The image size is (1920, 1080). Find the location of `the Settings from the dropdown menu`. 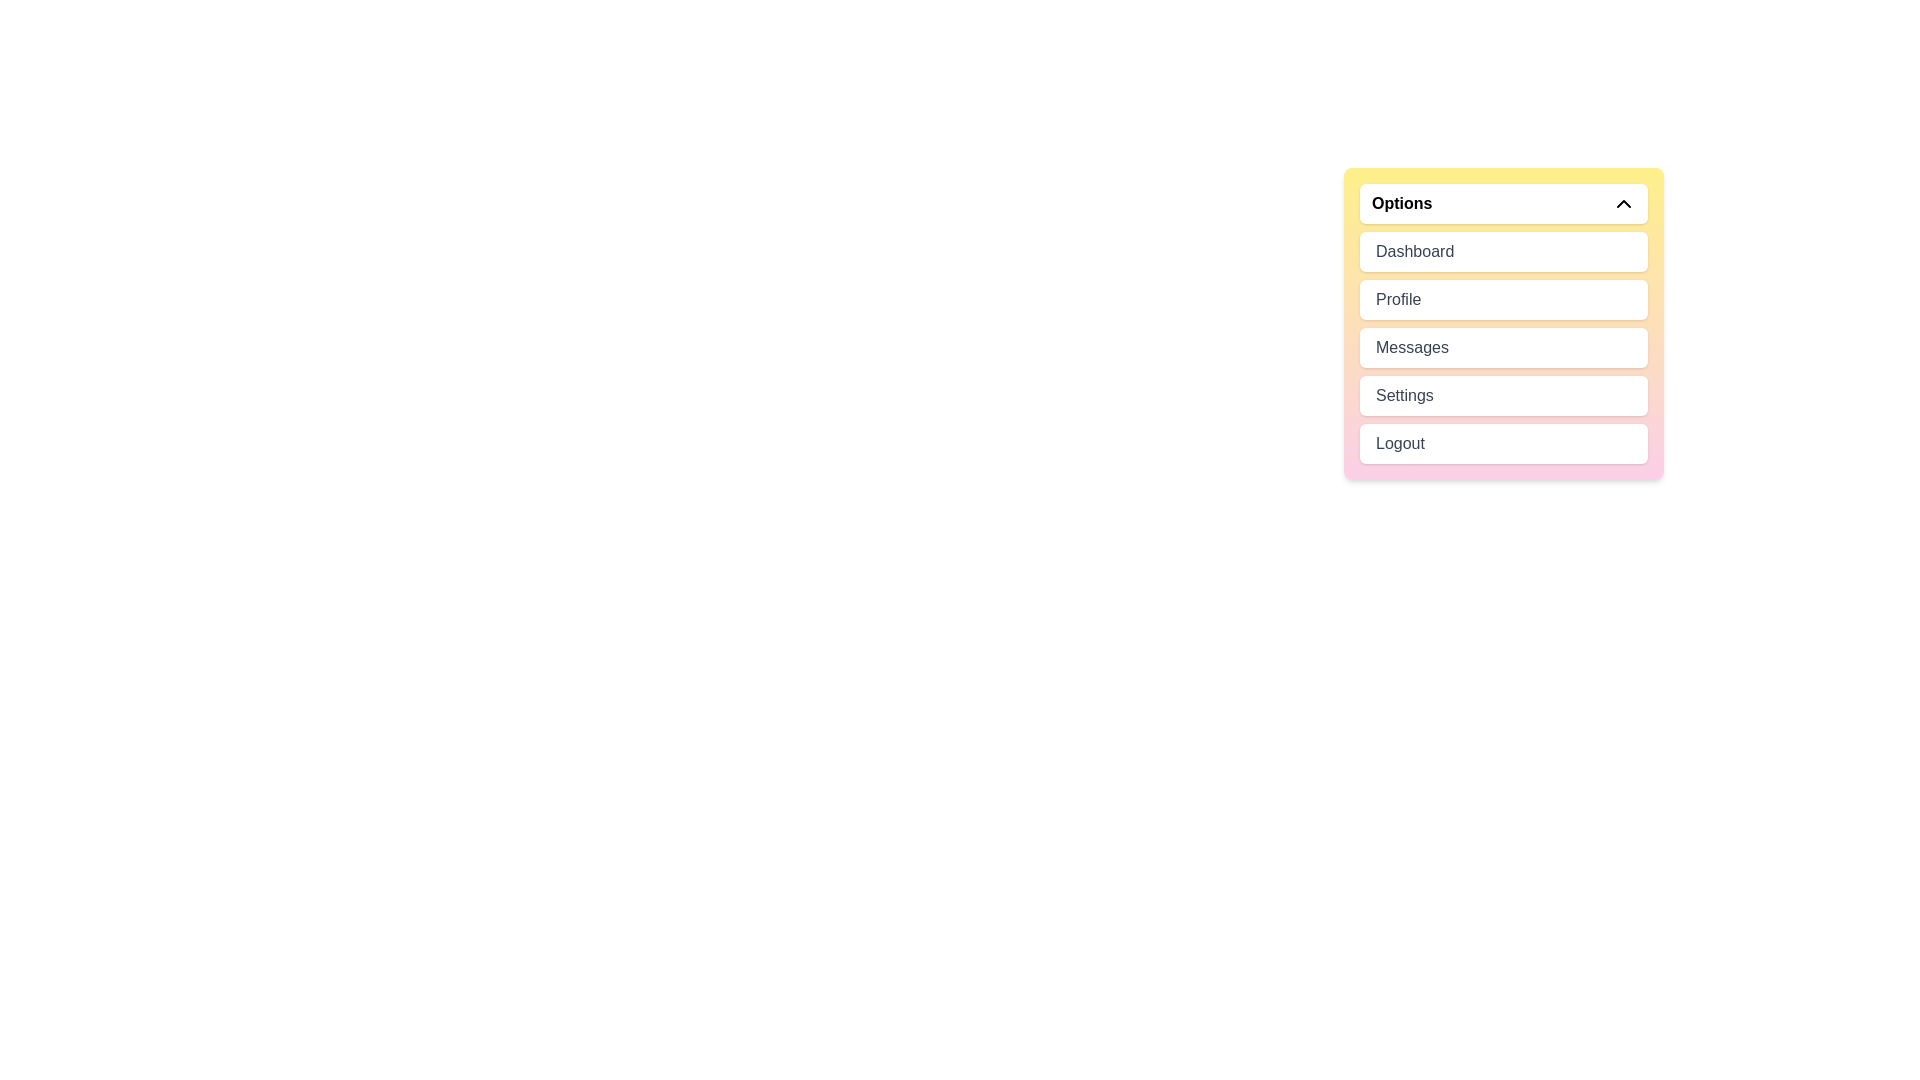

the Settings from the dropdown menu is located at coordinates (1503, 396).